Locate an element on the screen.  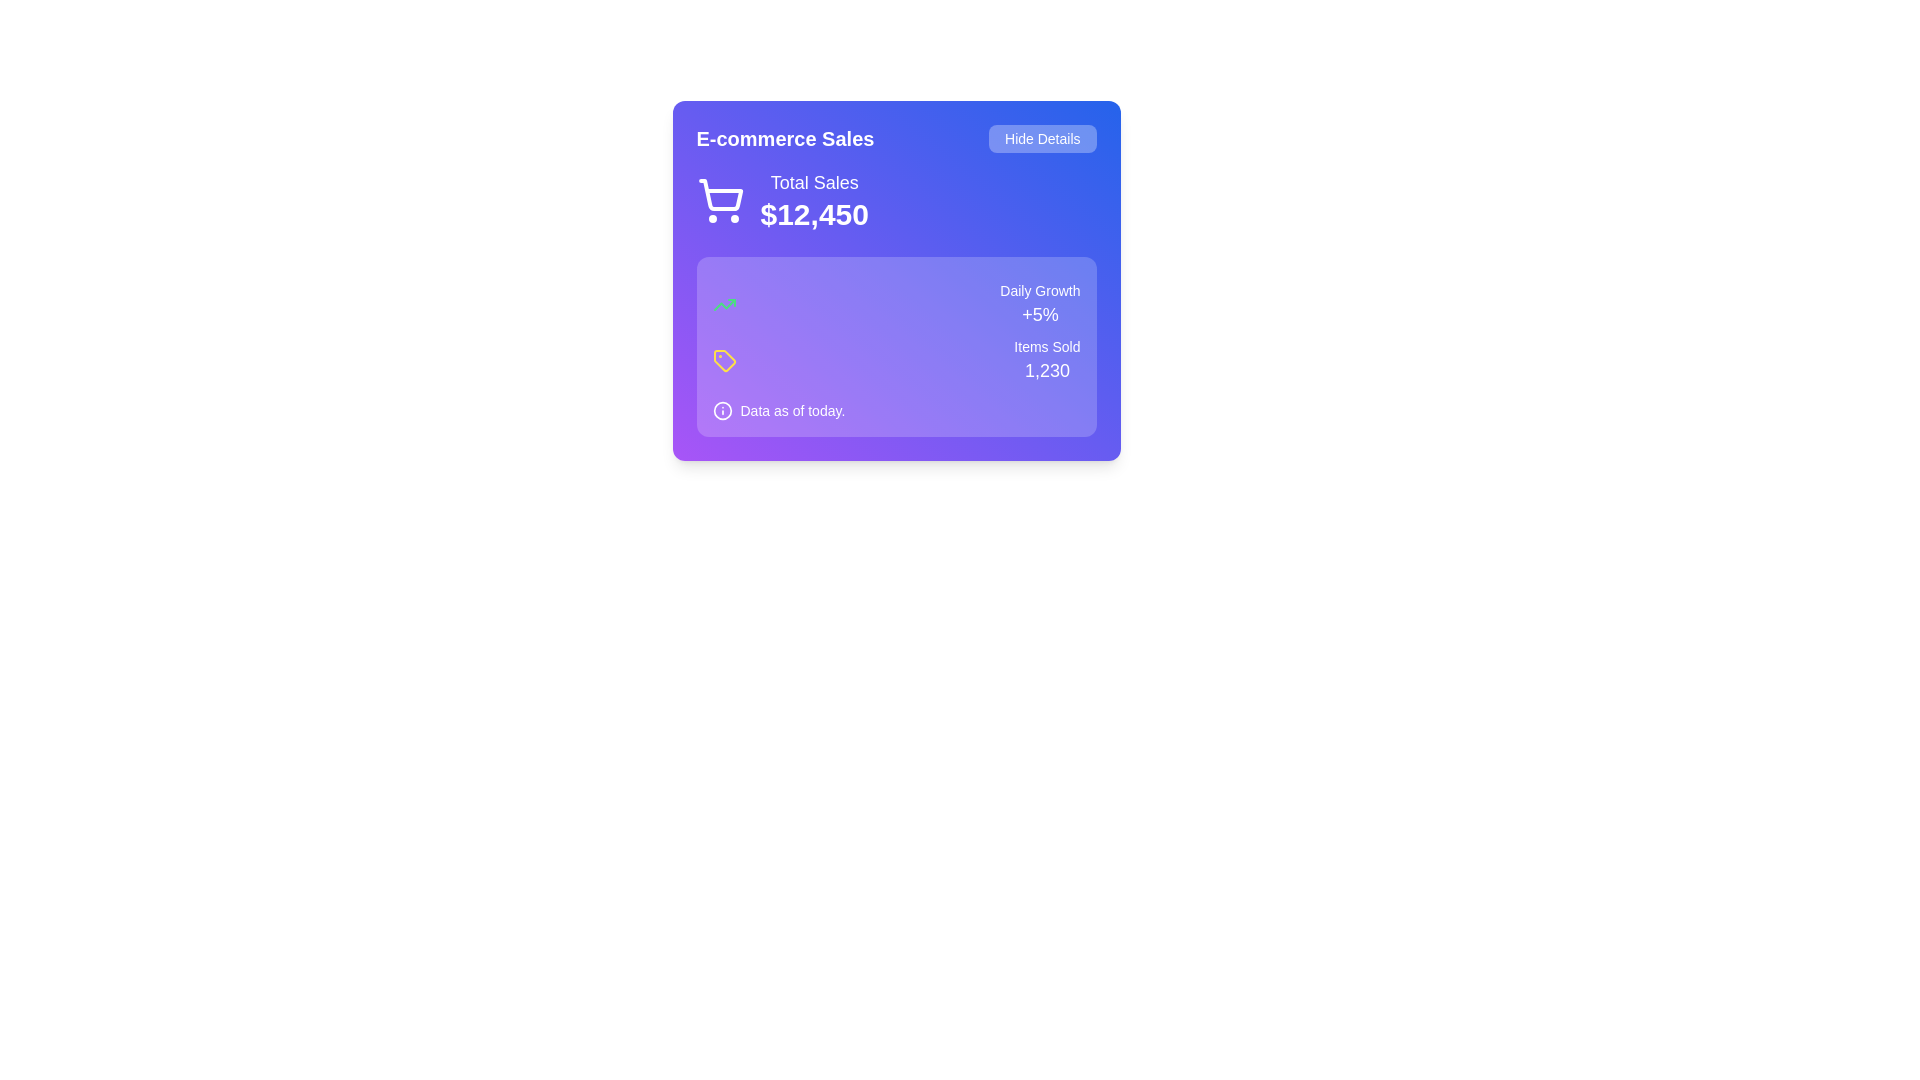
the text display element that shows '+5%' in white color on a gradient purple background, positioned in the middle-right section of the statistics card is located at coordinates (1040, 315).